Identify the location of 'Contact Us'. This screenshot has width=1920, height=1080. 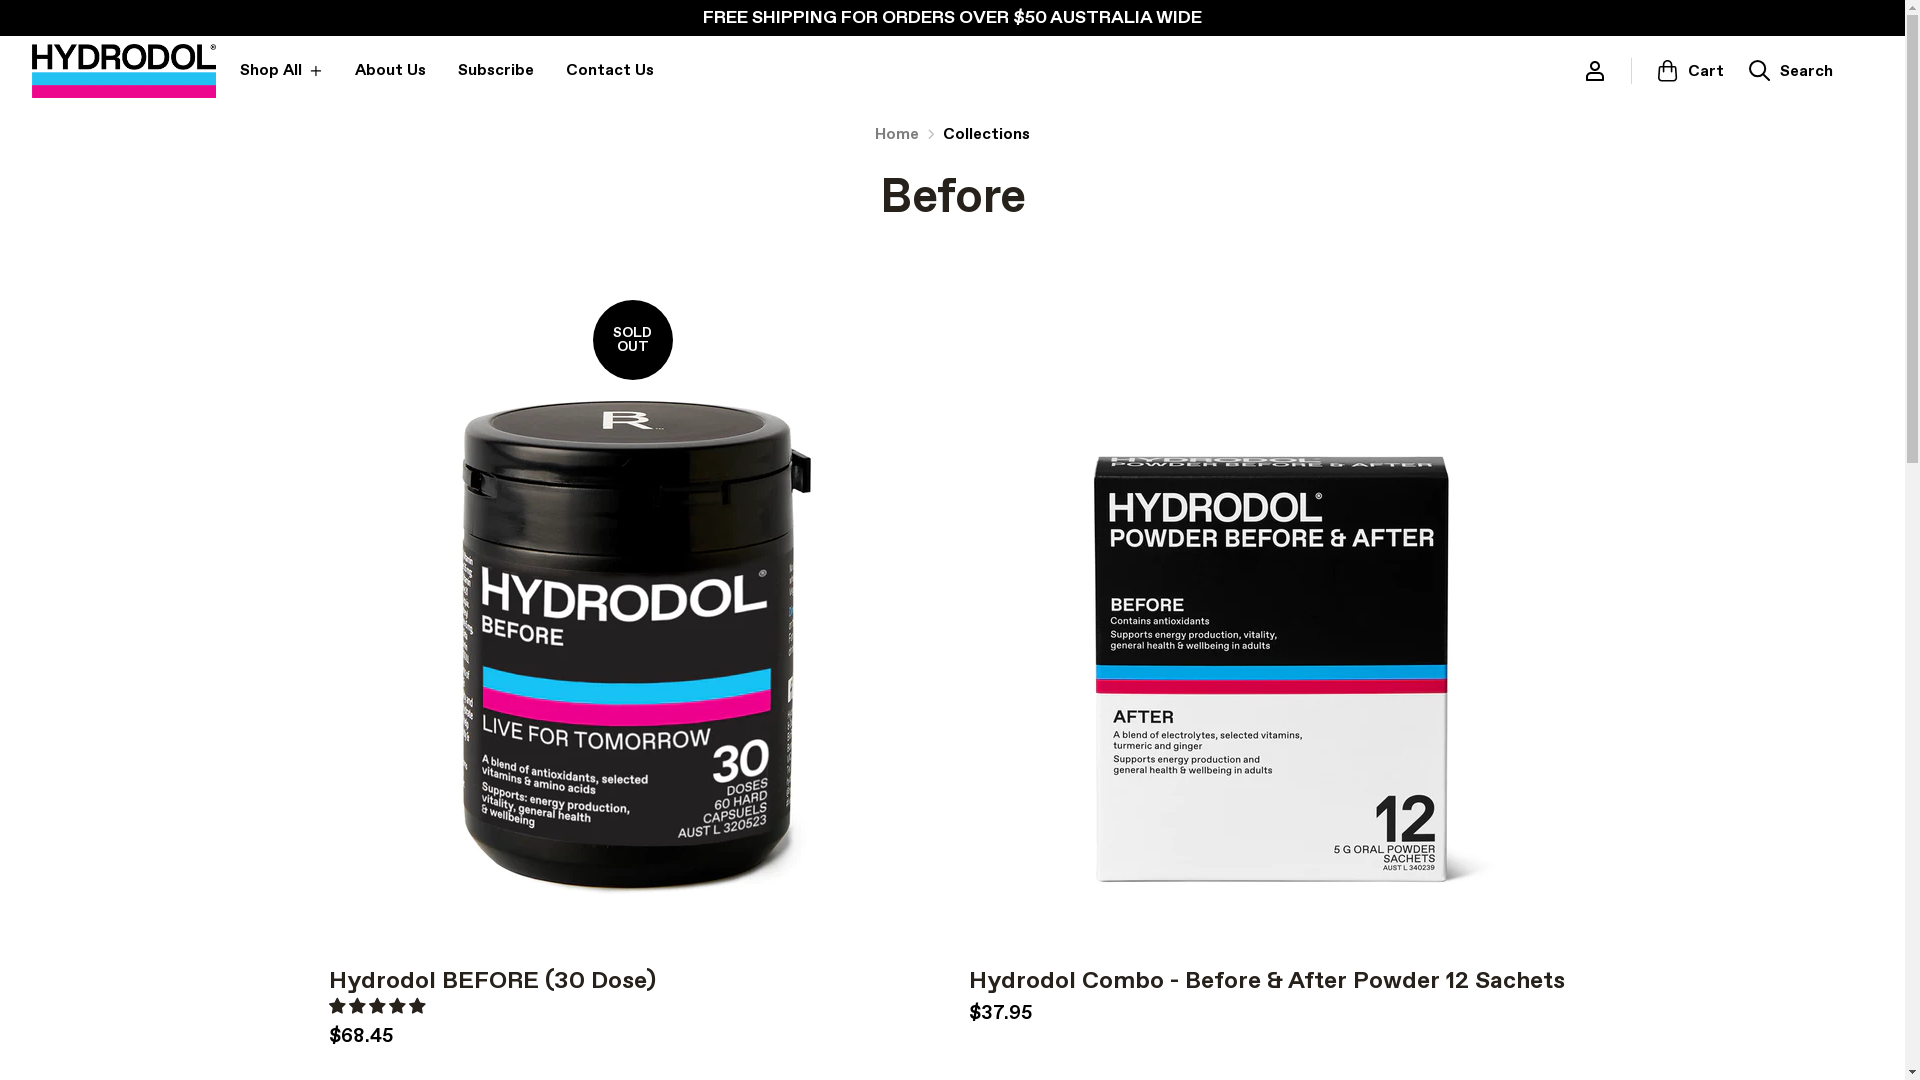
(565, 69).